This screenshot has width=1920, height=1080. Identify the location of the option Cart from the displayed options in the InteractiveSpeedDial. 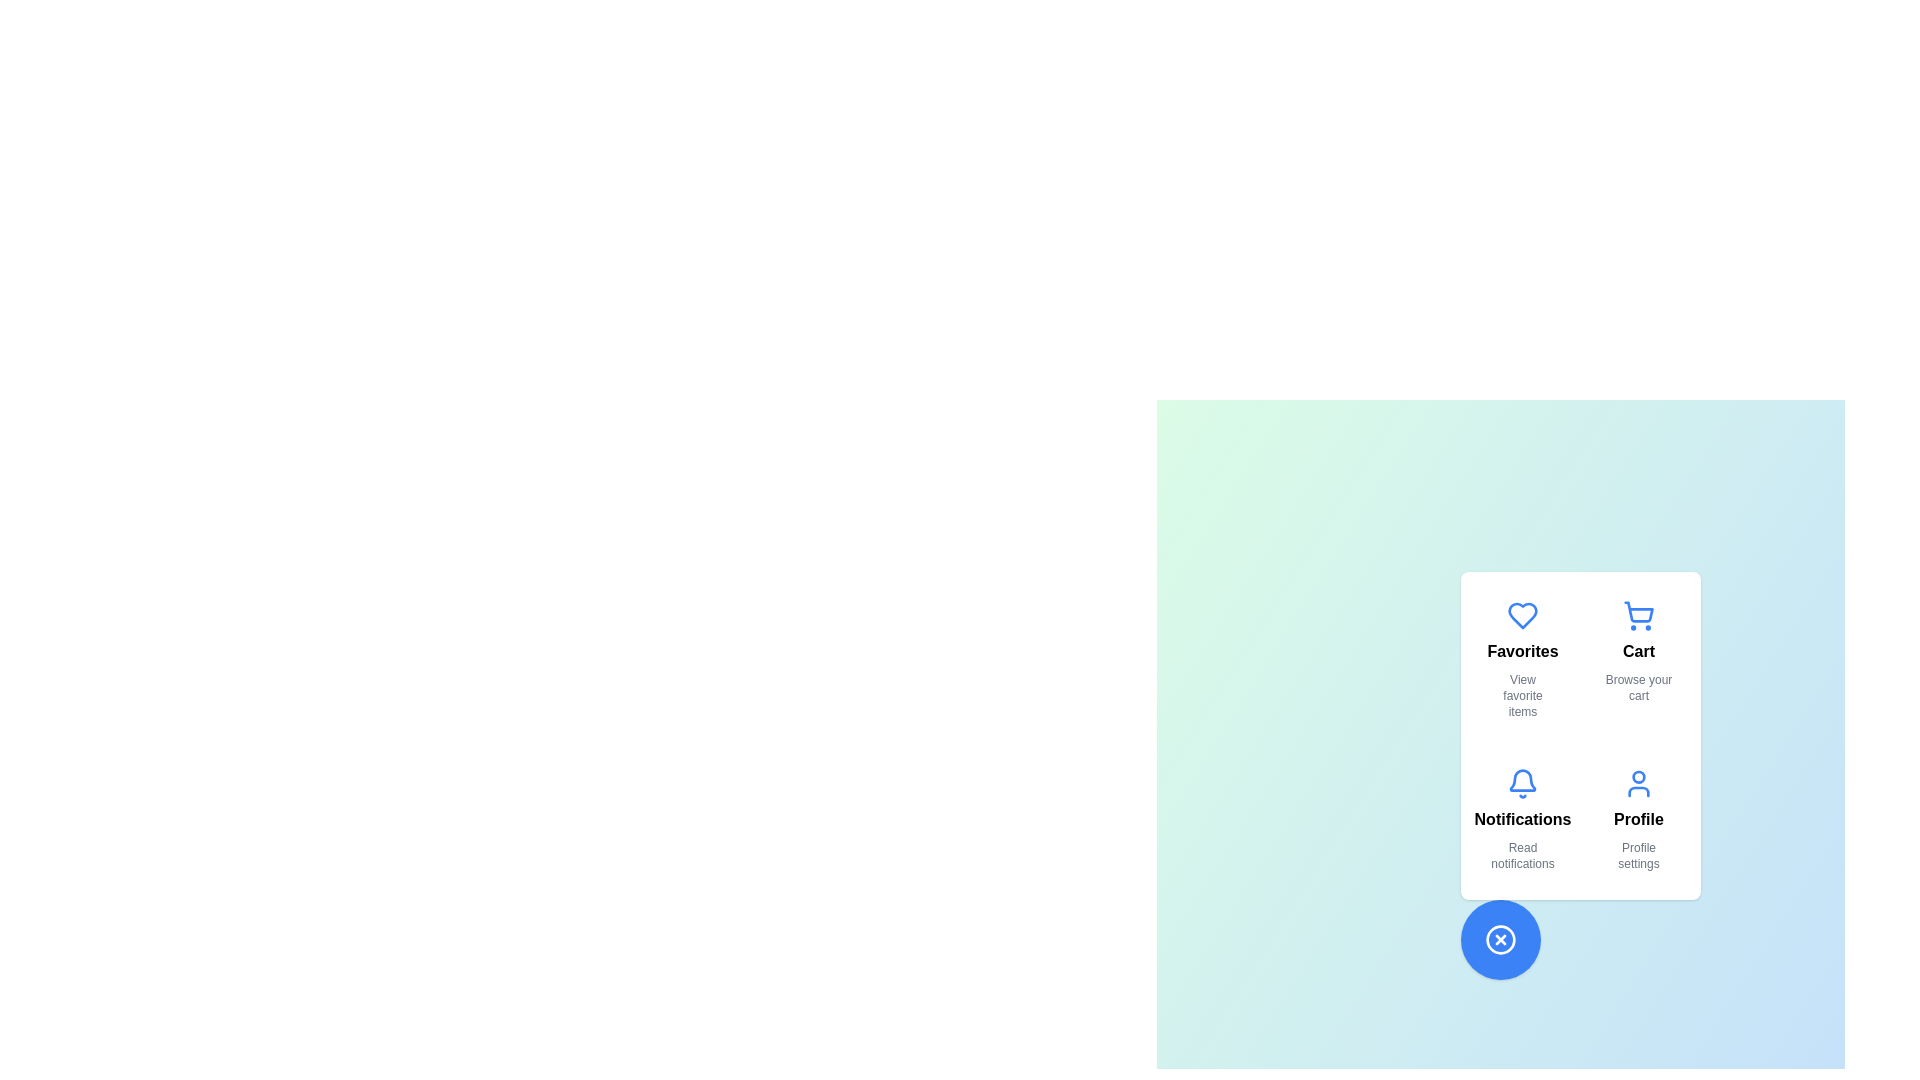
(1638, 659).